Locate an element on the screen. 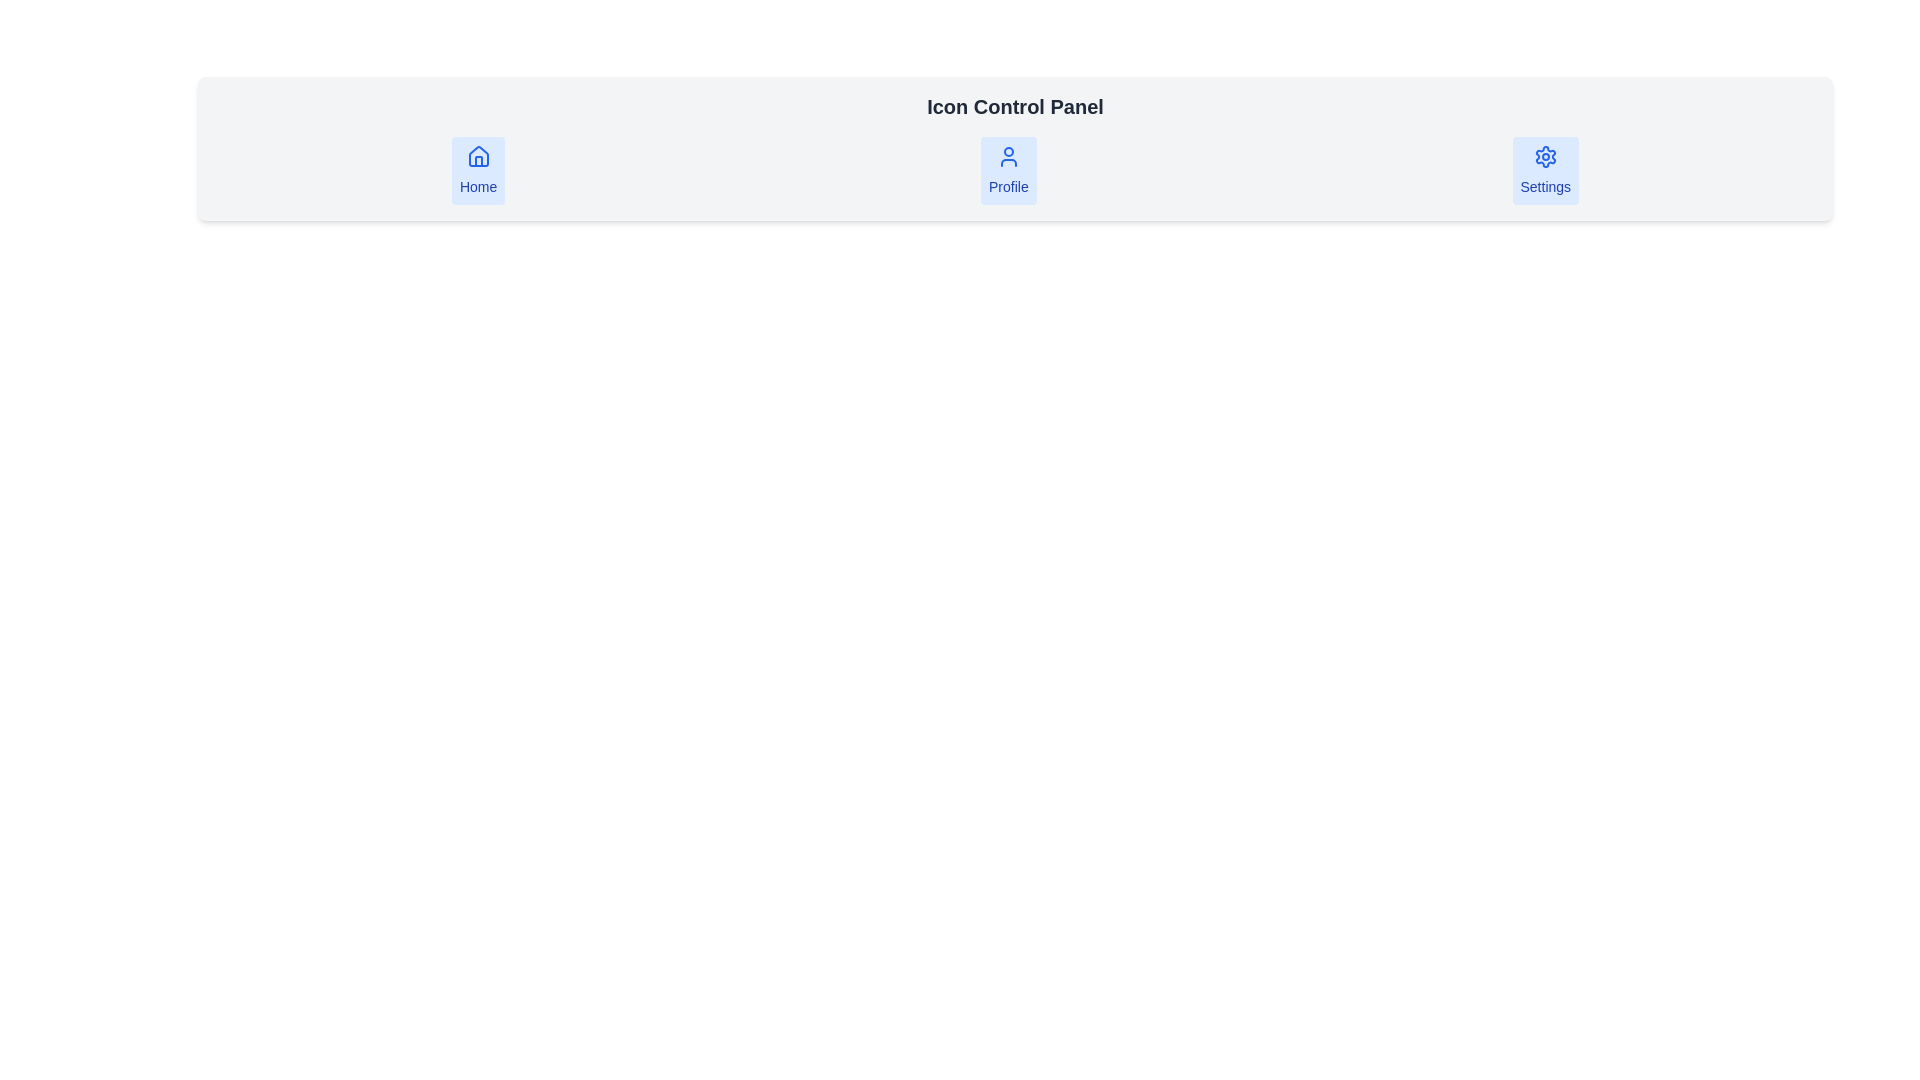 Image resolution: width=1920 pixels, height=1080 pixels. the rightmost button in the horizontal set of three that accesses the settings functionality of the application is located at coordinates (1544, 169).